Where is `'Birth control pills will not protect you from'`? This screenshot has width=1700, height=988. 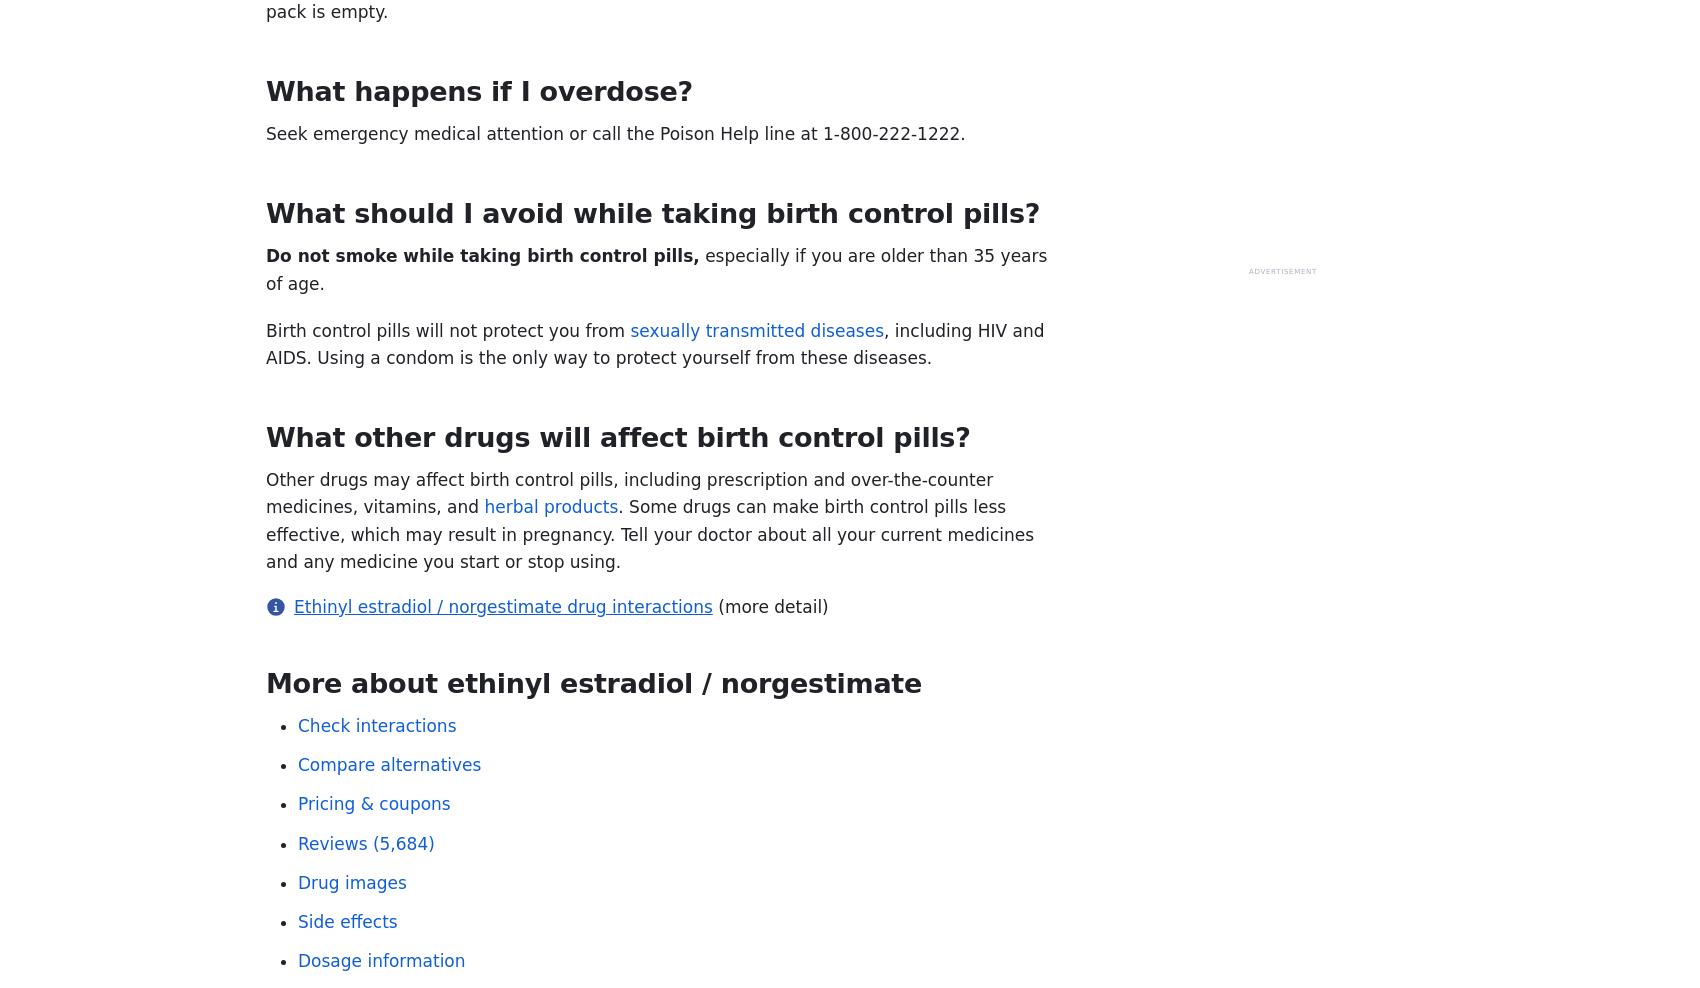 'Birth control pills will not protect you from' is located at coordinates (447, 329).